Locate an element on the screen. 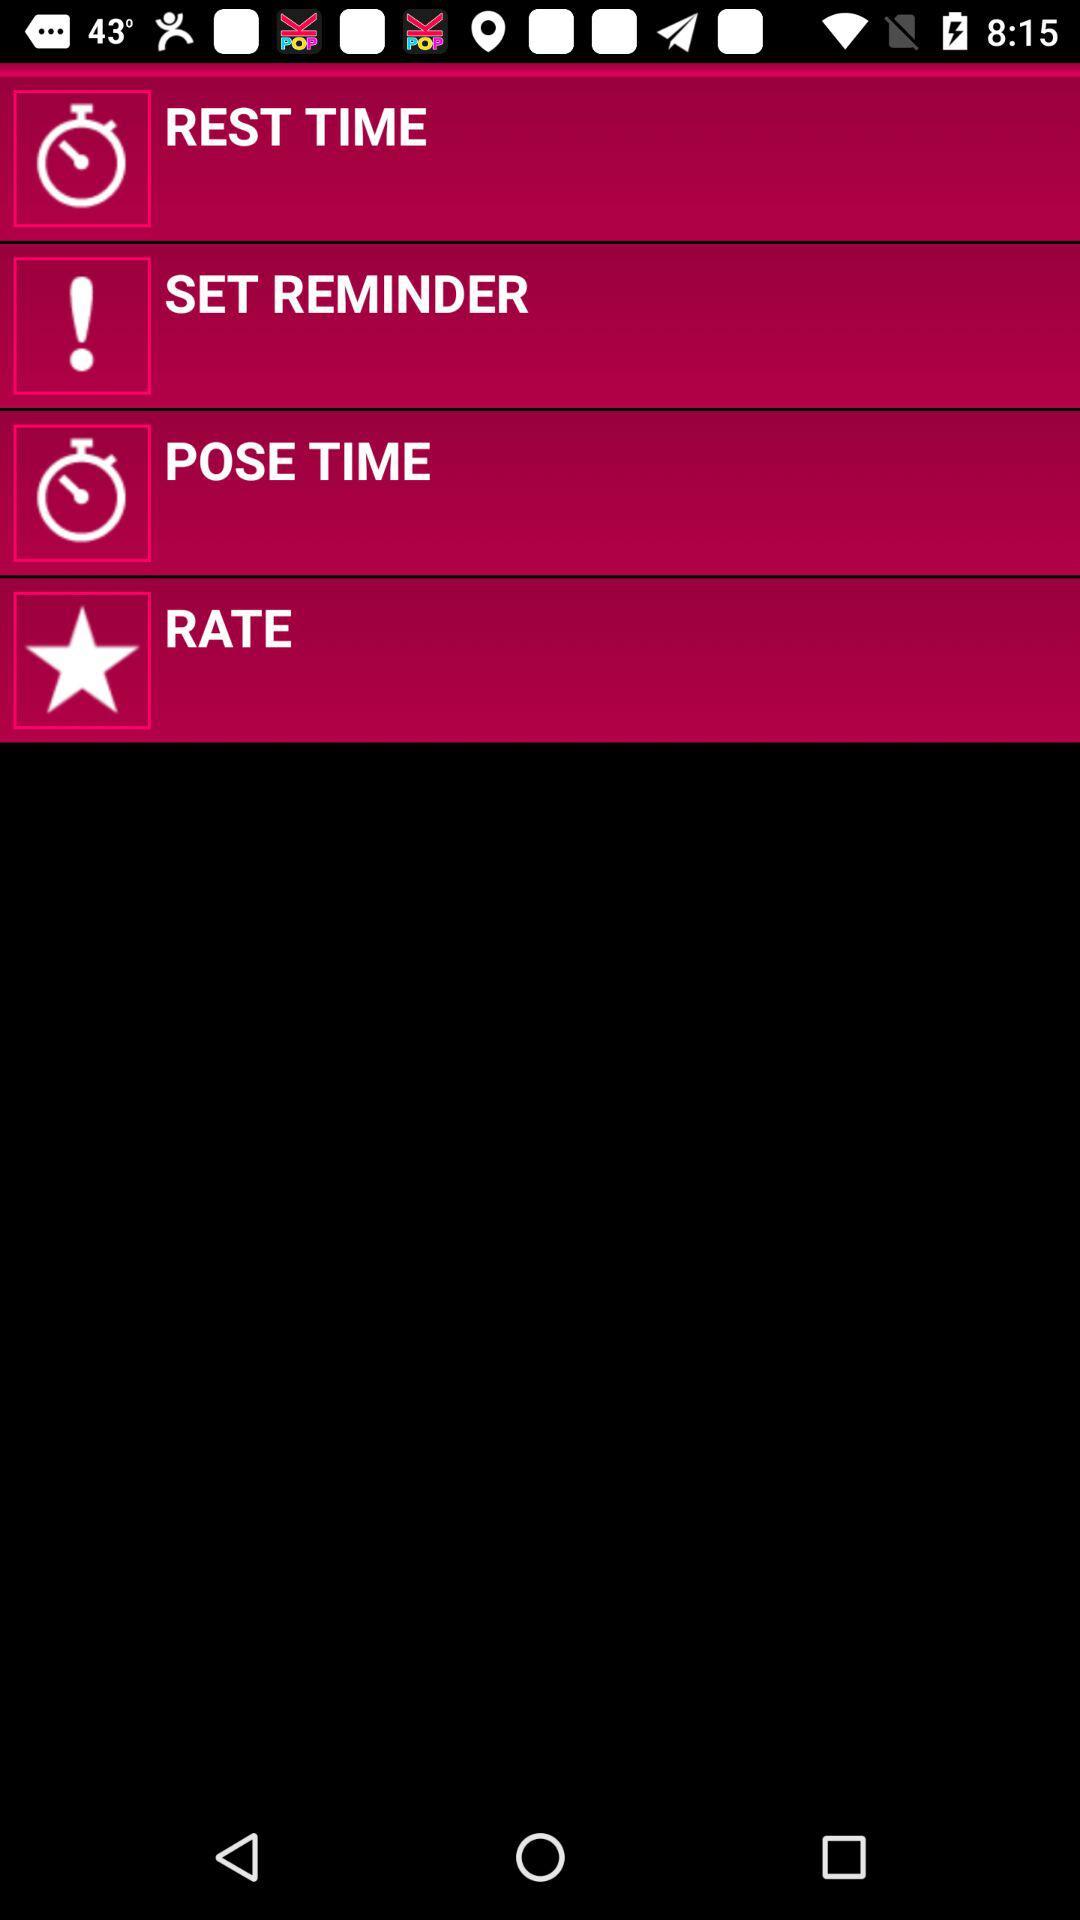 This screenshot has height=1920, width=1080. icon above the set reminder app is located at coordinates (295, 123).